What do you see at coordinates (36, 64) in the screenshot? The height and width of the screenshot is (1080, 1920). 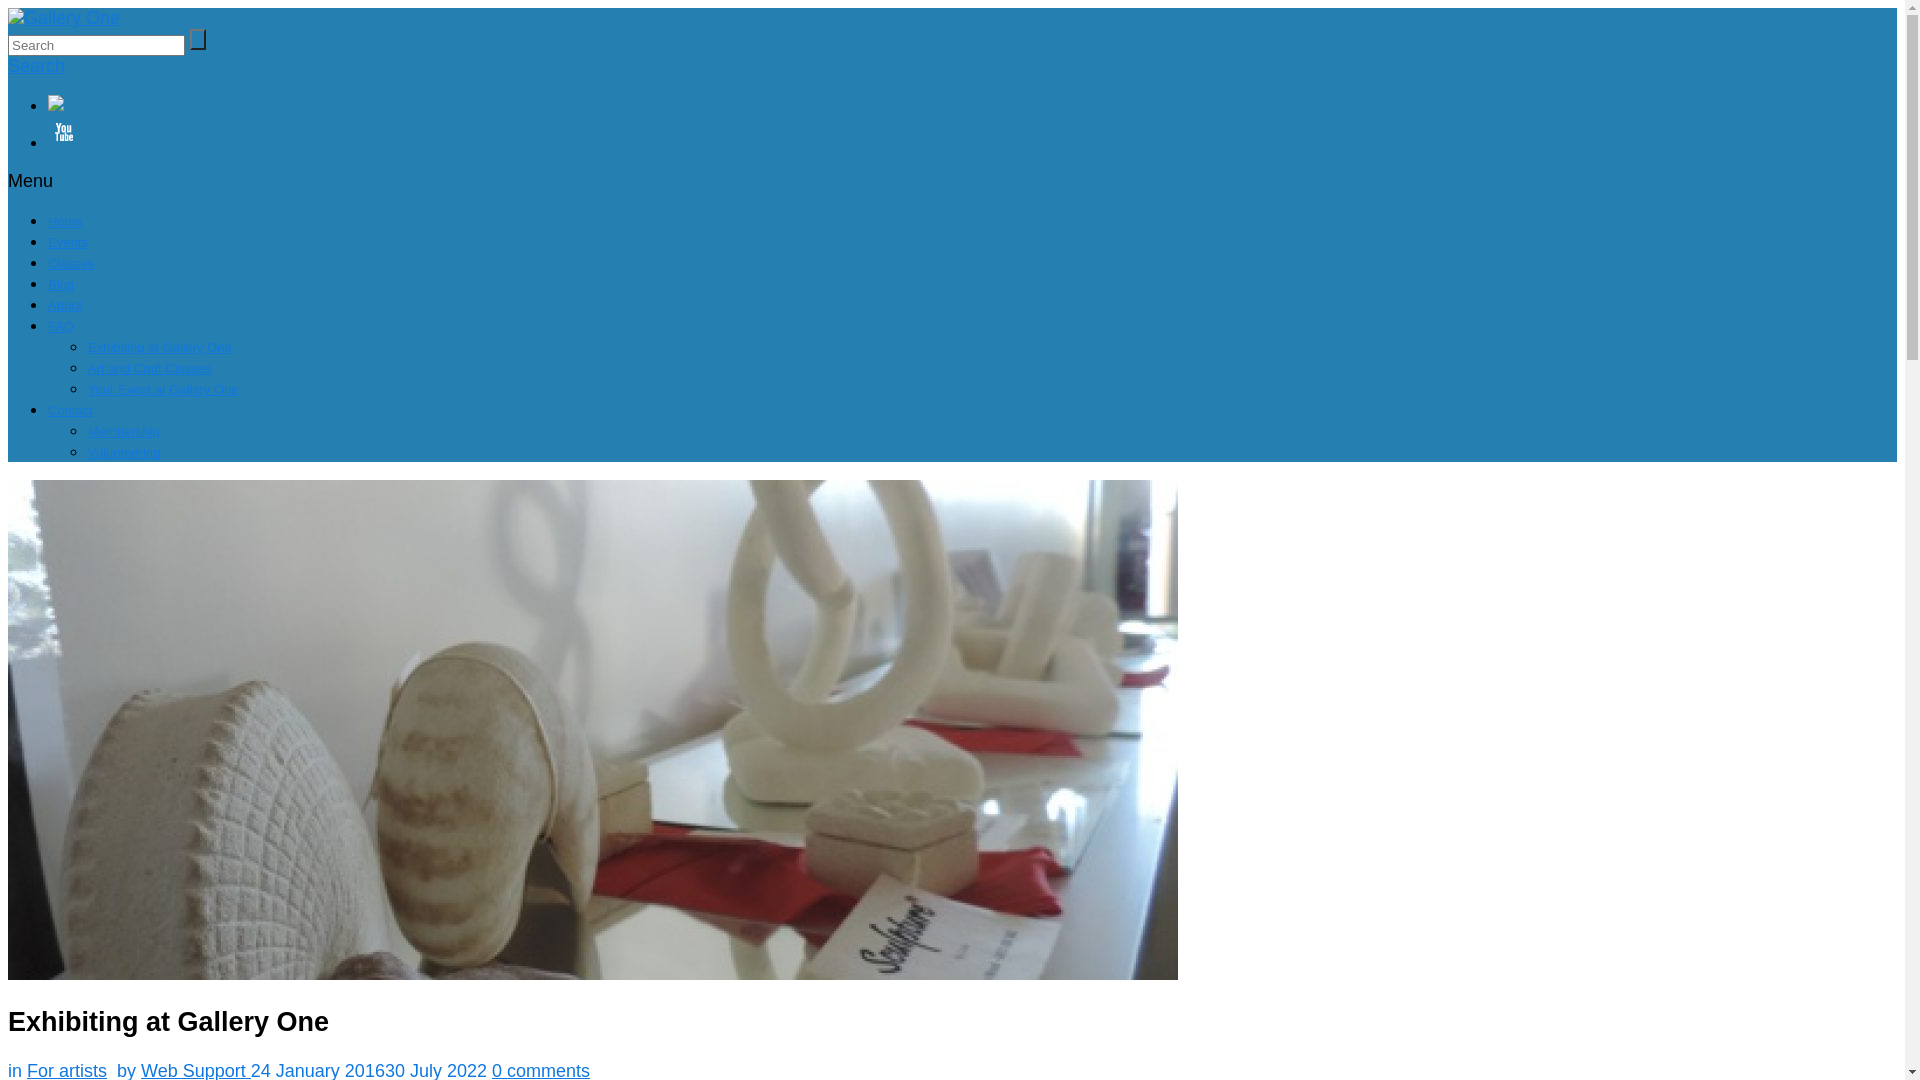 I see `'Search'` at bounding box center [36, 64].